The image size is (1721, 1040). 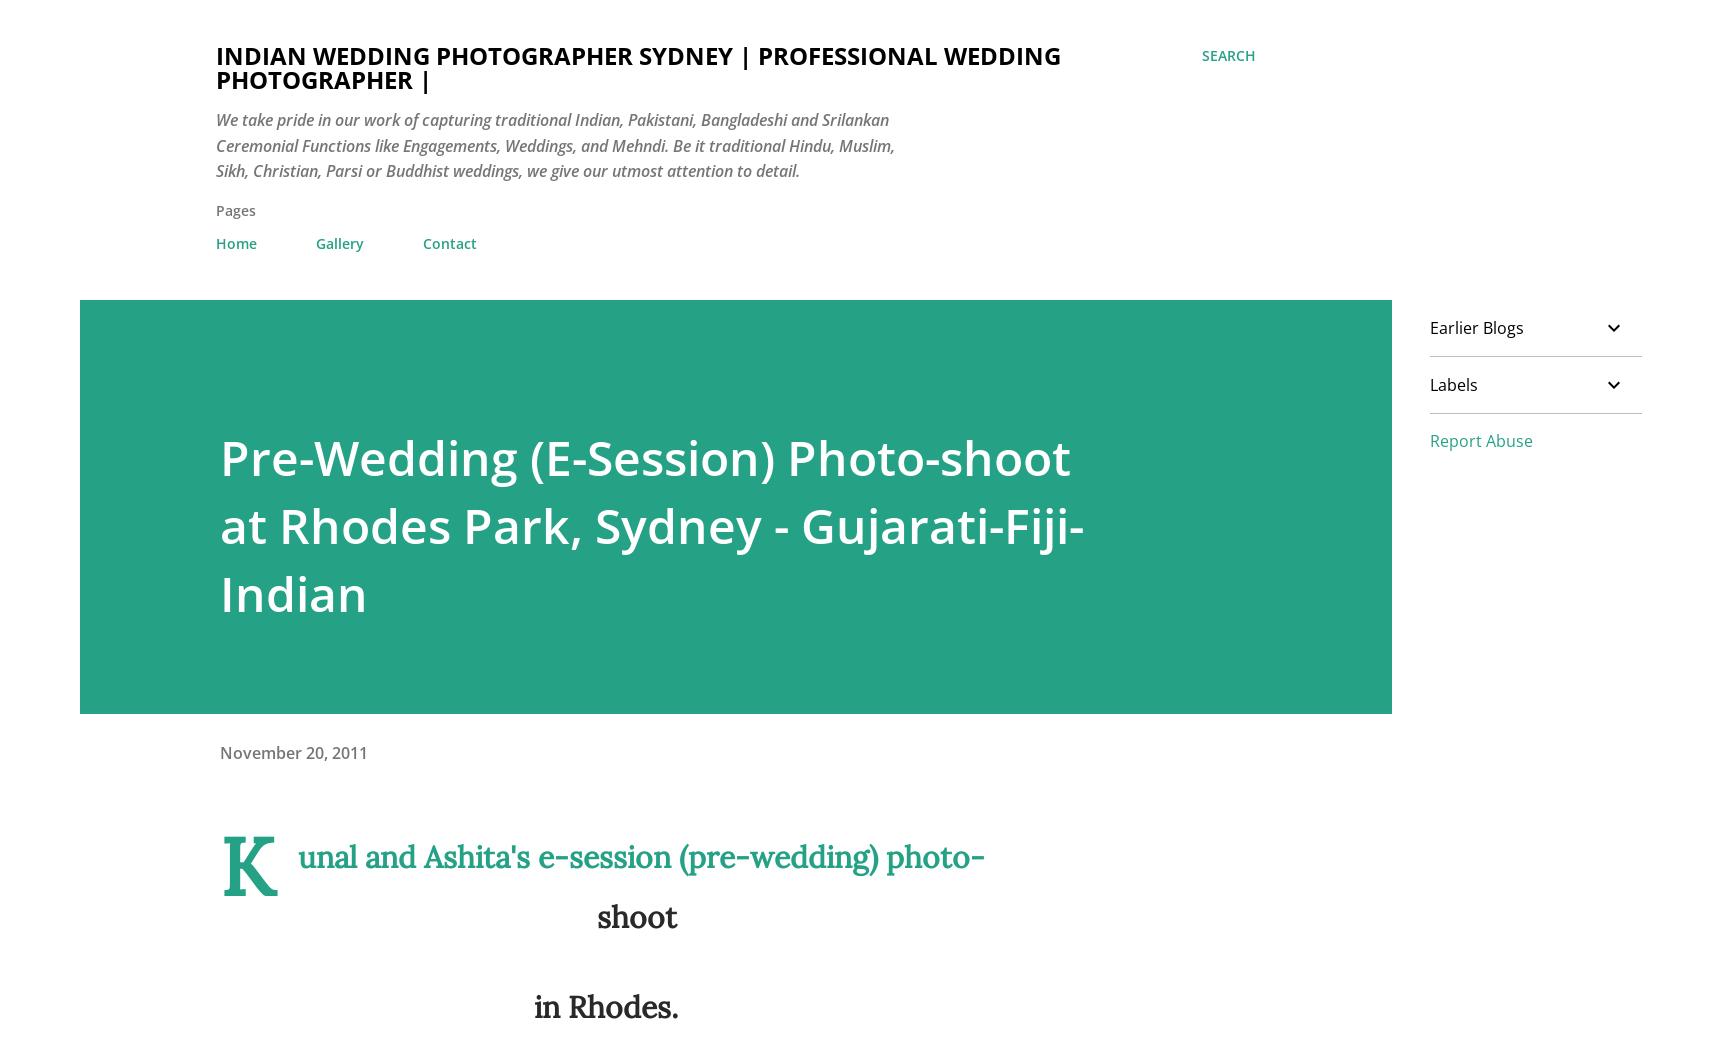 I want to click on 'Pre-Wedding (E-Session) Photo-shoot at Rhodes Park, Sydney - Gujarati-Fiji-Indian', so click(x=651, y=523).